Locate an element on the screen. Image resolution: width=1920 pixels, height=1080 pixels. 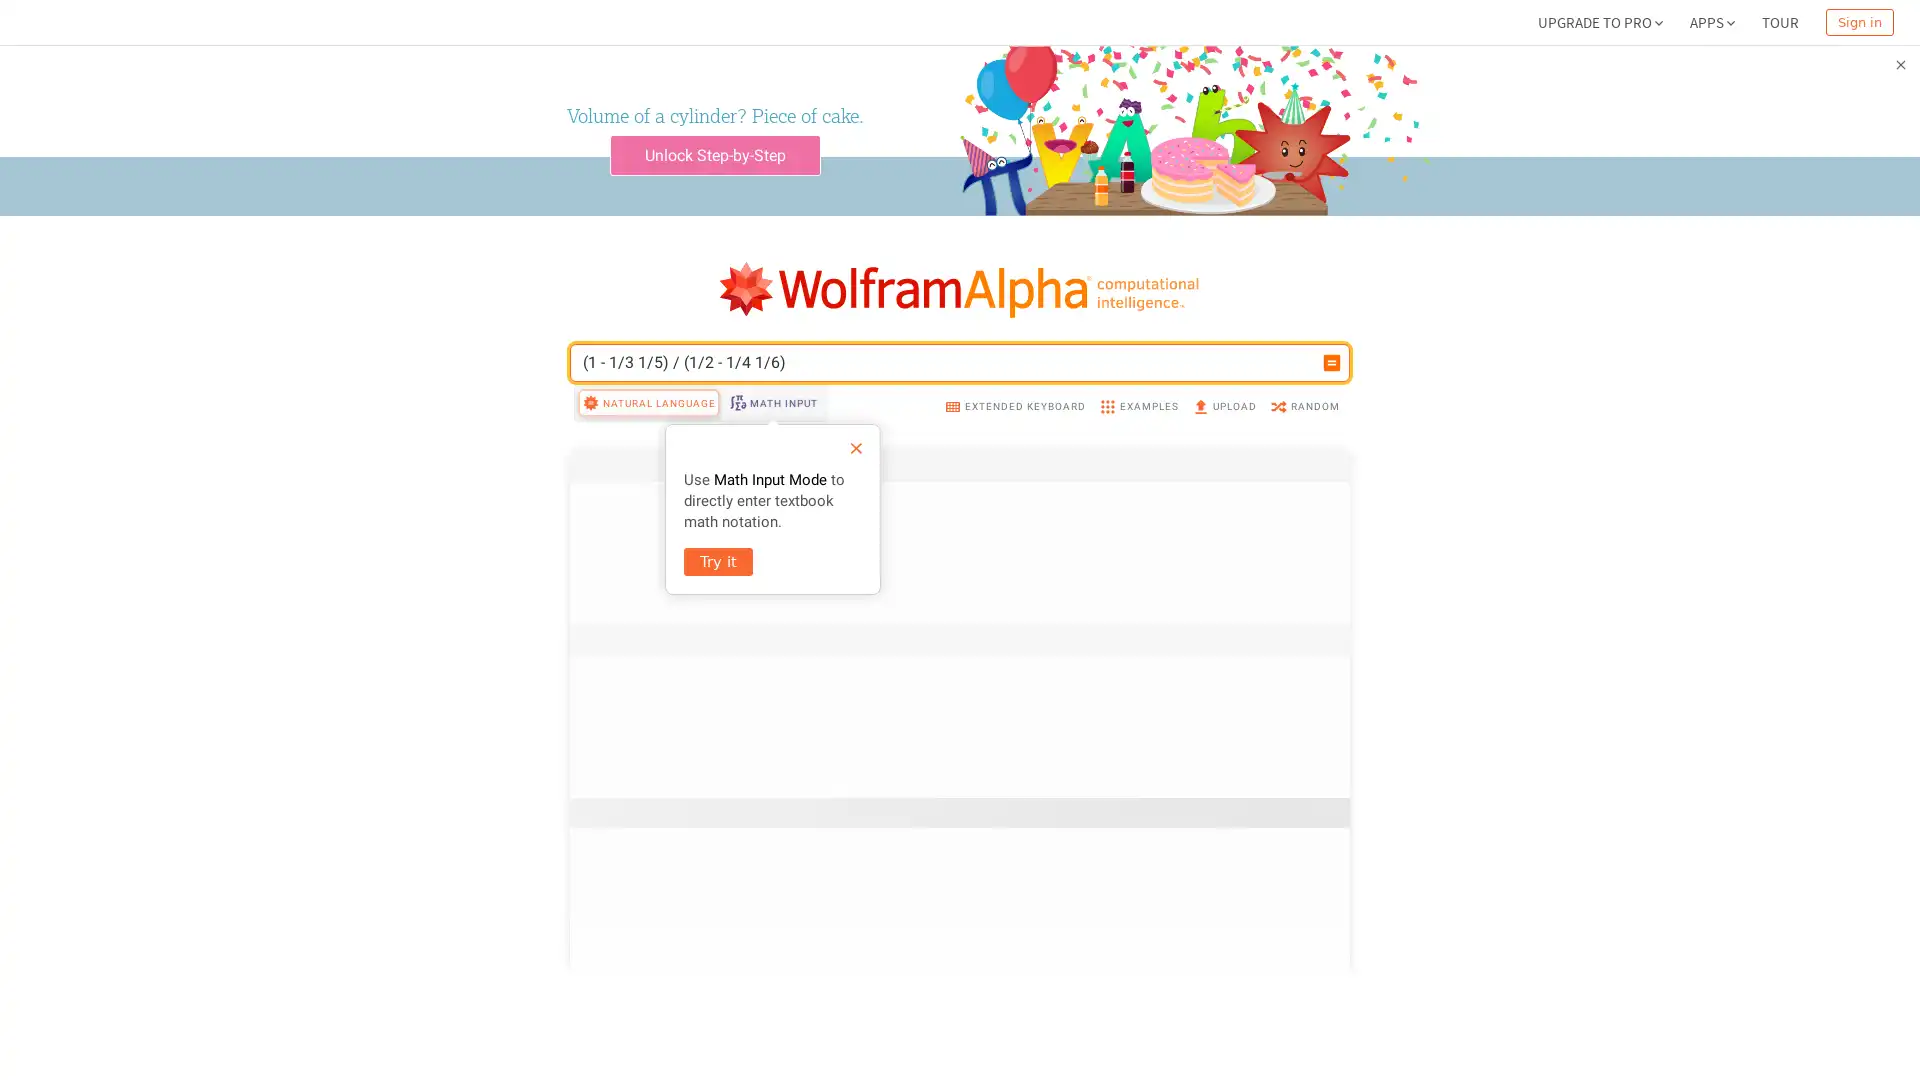
MATH INPUT is located at coordinates (771, 402).